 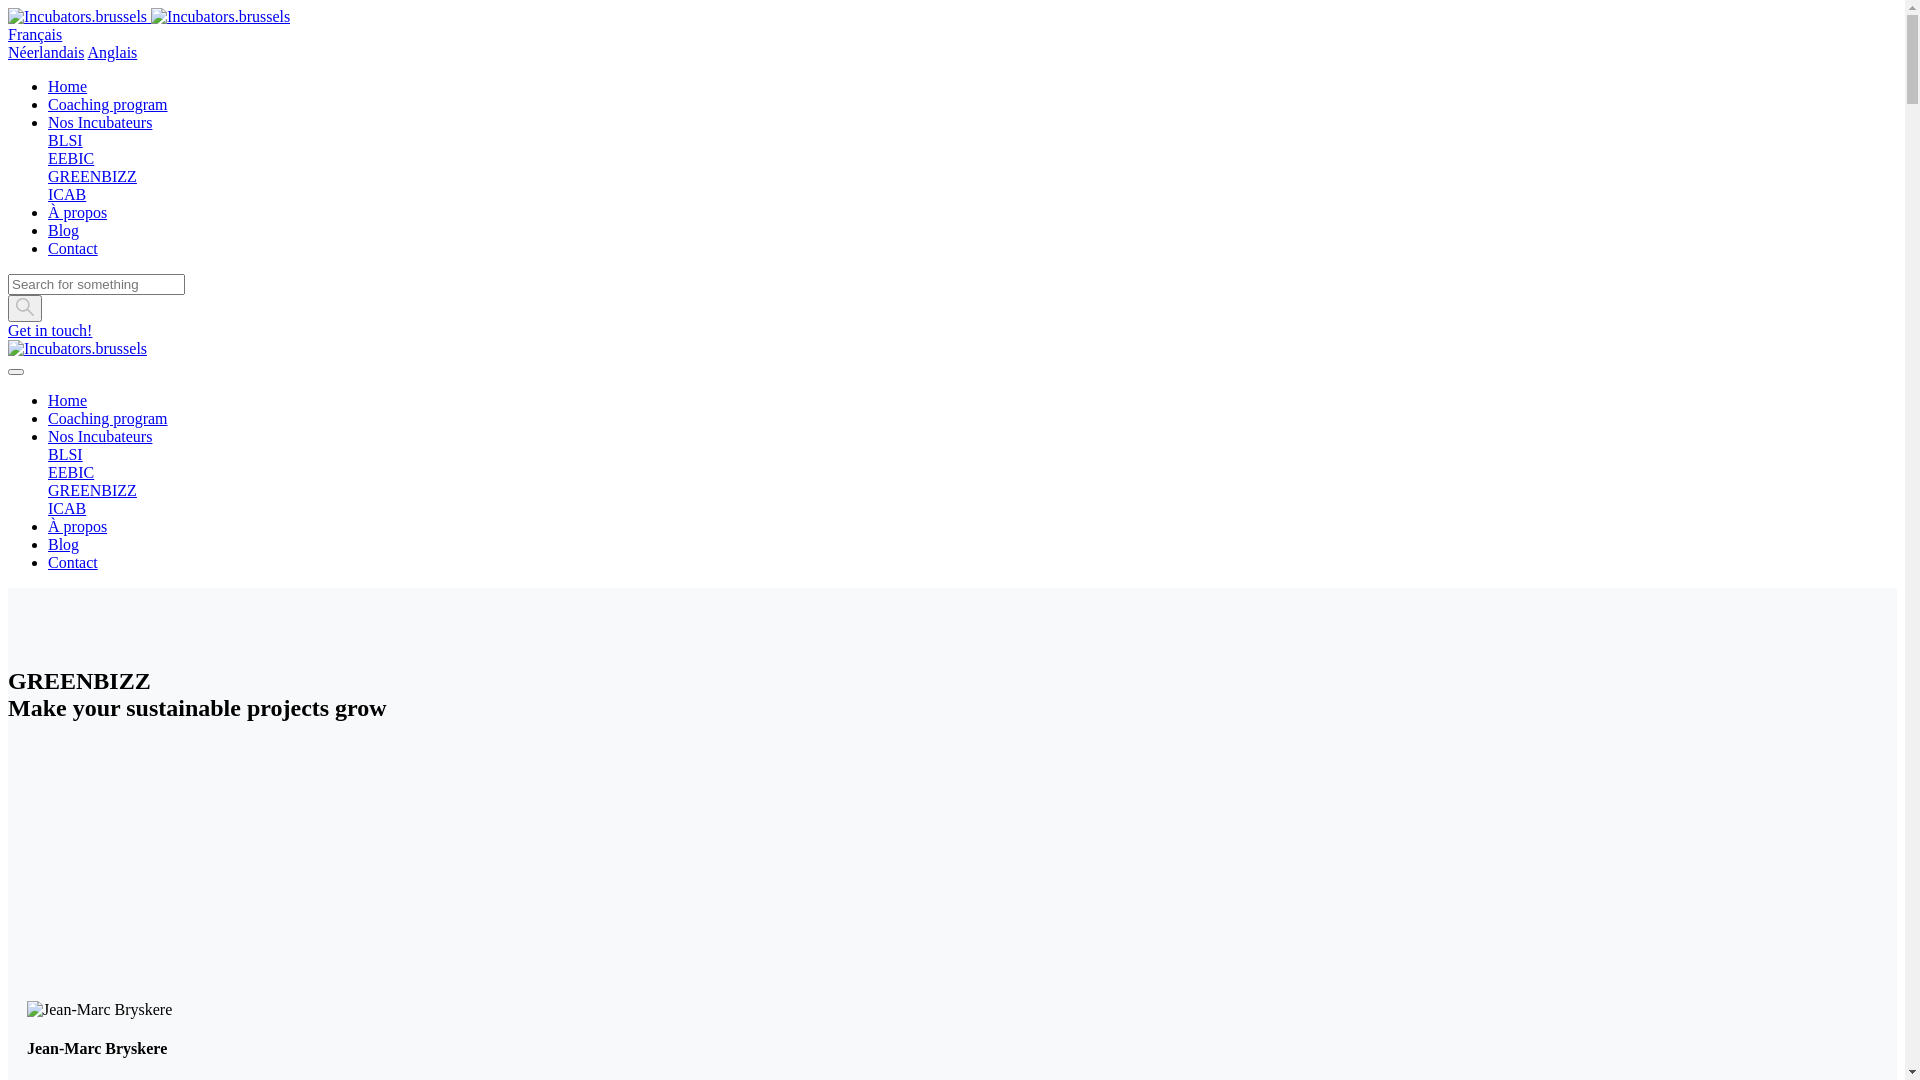 What do you see at coordinates (106, 417) in the screenshot?
I see `'Coaching program'` at bounding box center [106, 417].